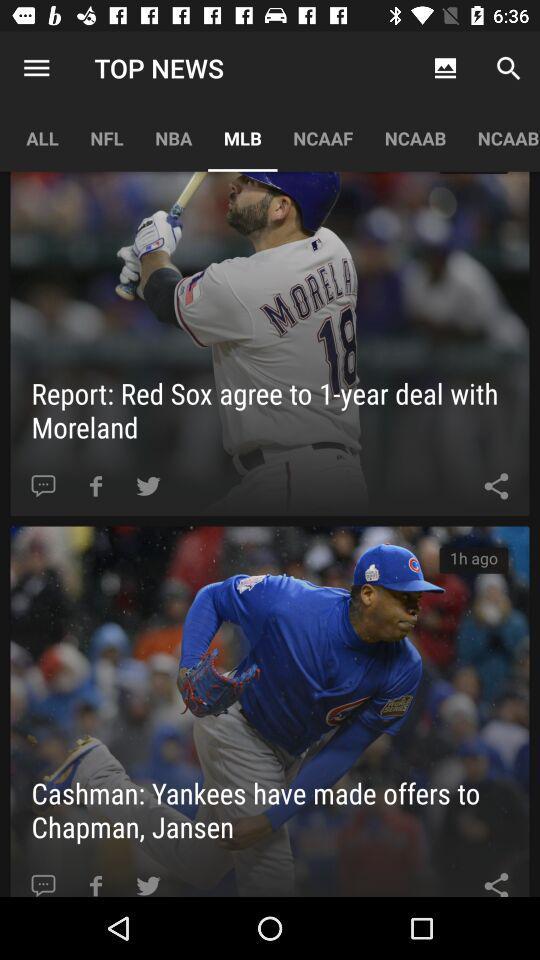 The width and height of the screenshot is (540, 960). What do you see at coordinates (107, 137) in the screenshot?
I see `the item to the right of all app` at bounding box center [107, 137].